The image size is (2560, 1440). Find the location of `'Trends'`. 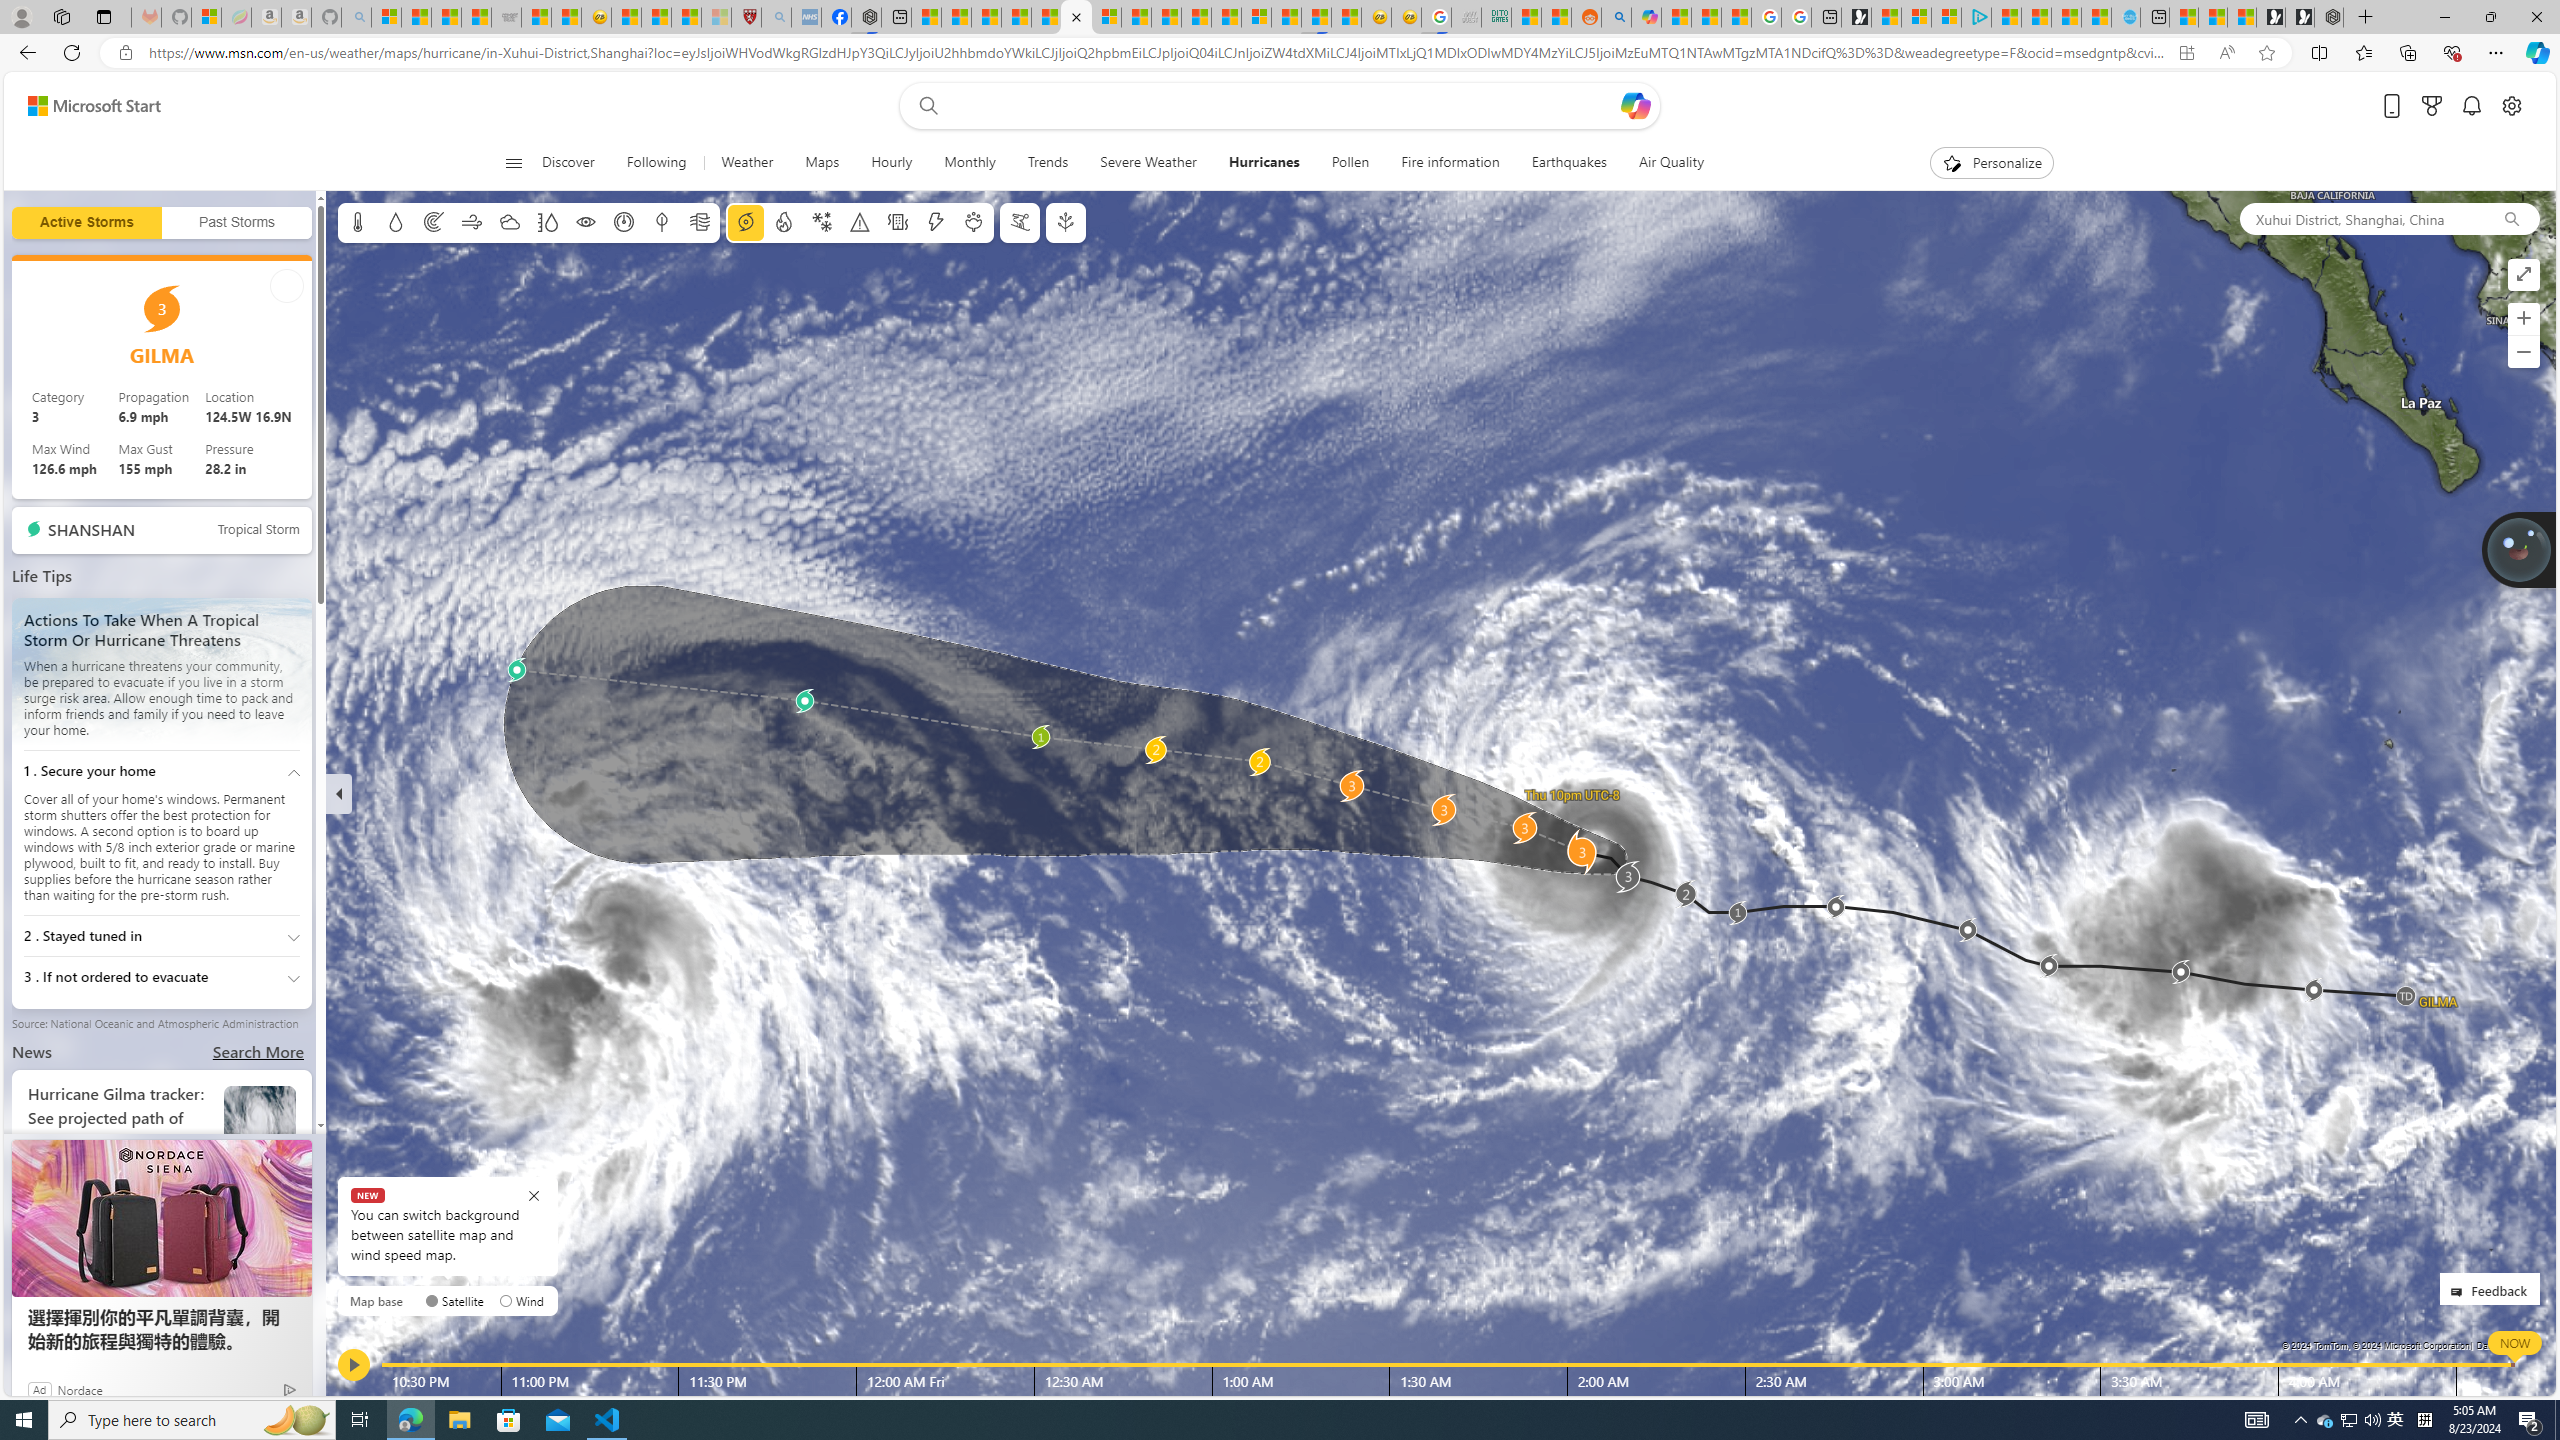

'Trends' is located at coordinates (1047, 162).